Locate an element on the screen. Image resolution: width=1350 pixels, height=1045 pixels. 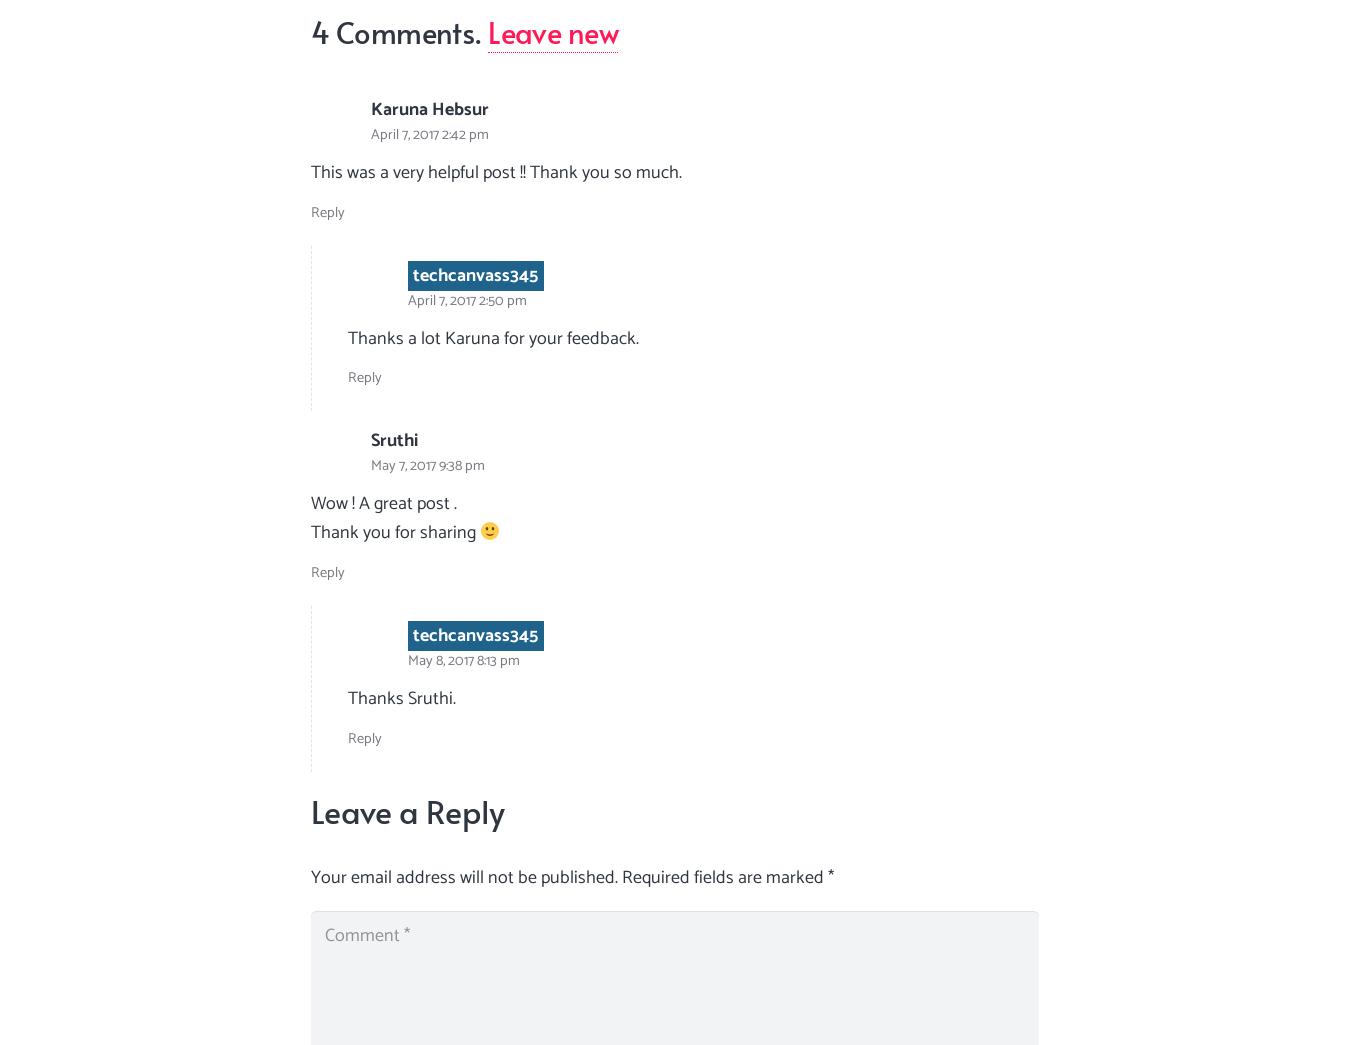
'Required fields are marked' is located at coordinates (723, 878).